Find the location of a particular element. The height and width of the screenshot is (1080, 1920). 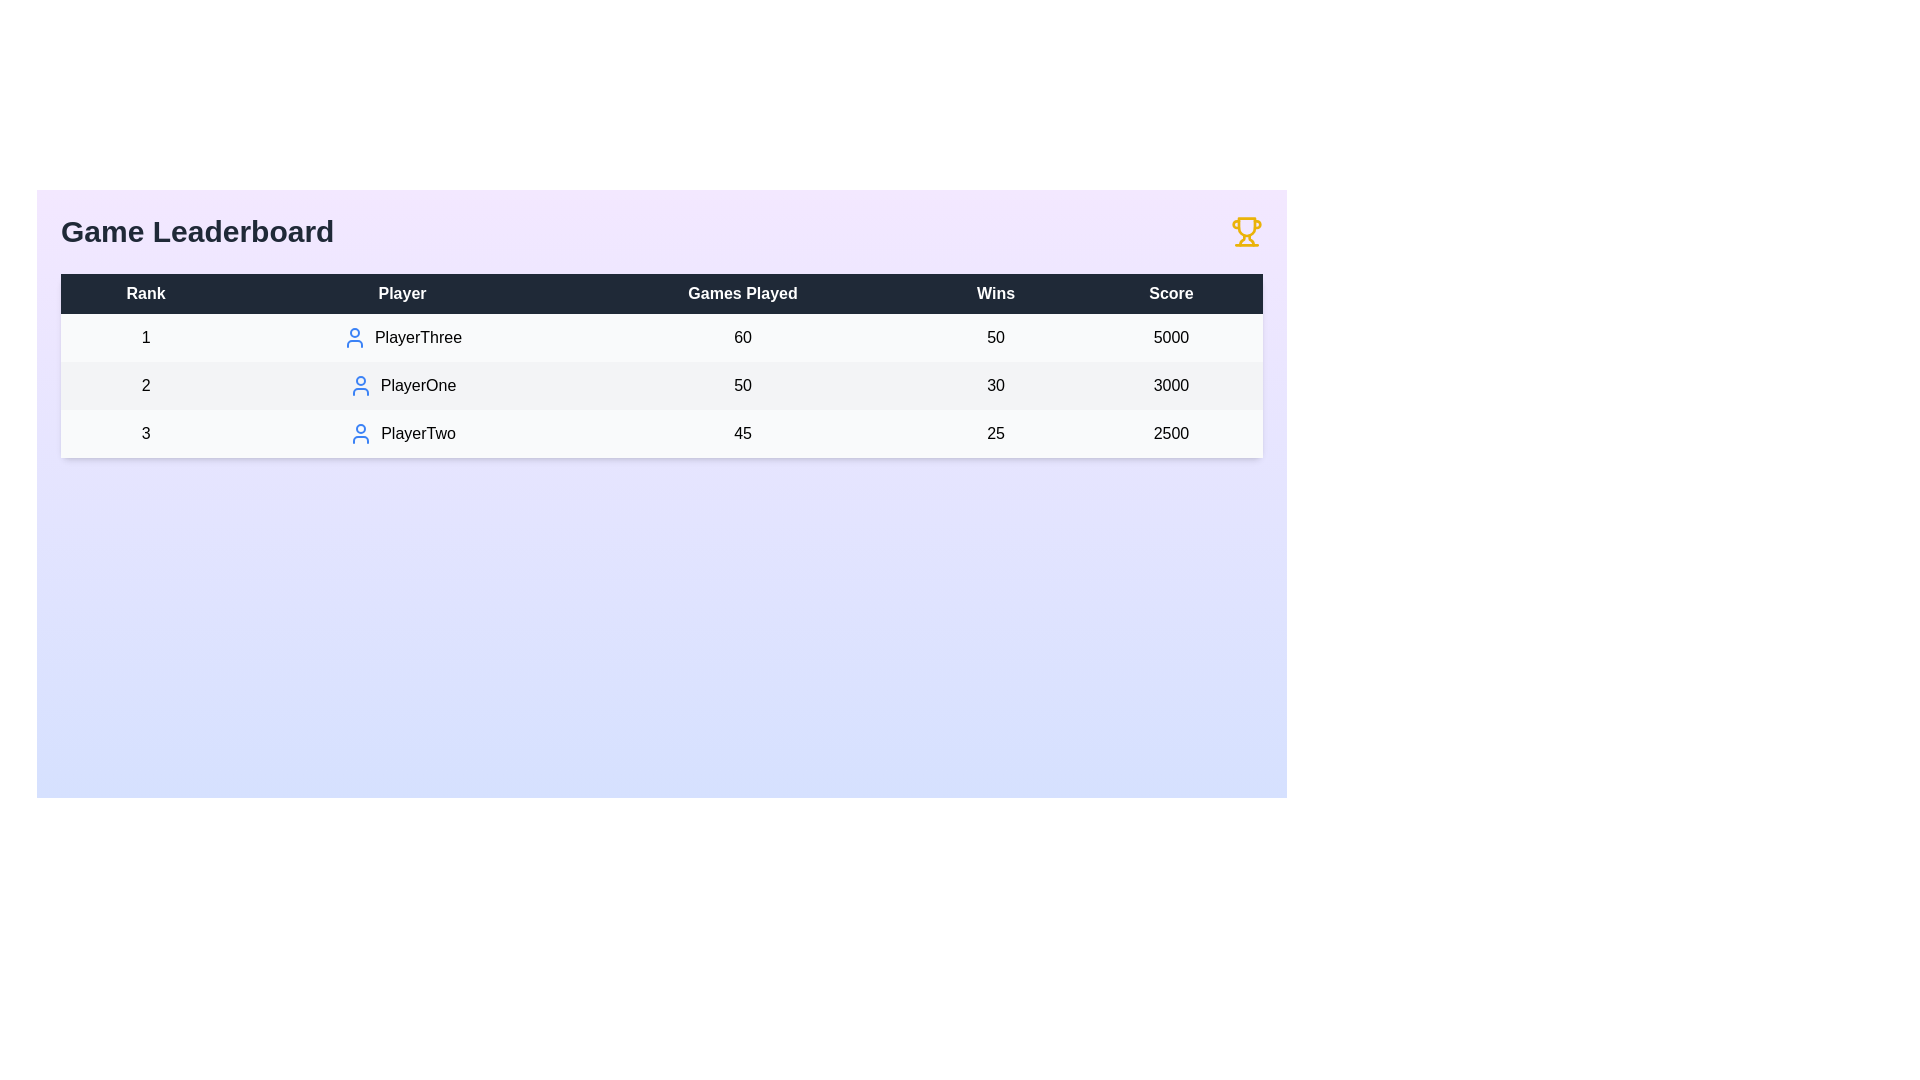

the first row of the leaderboard table is located at coordinates (662, 337).